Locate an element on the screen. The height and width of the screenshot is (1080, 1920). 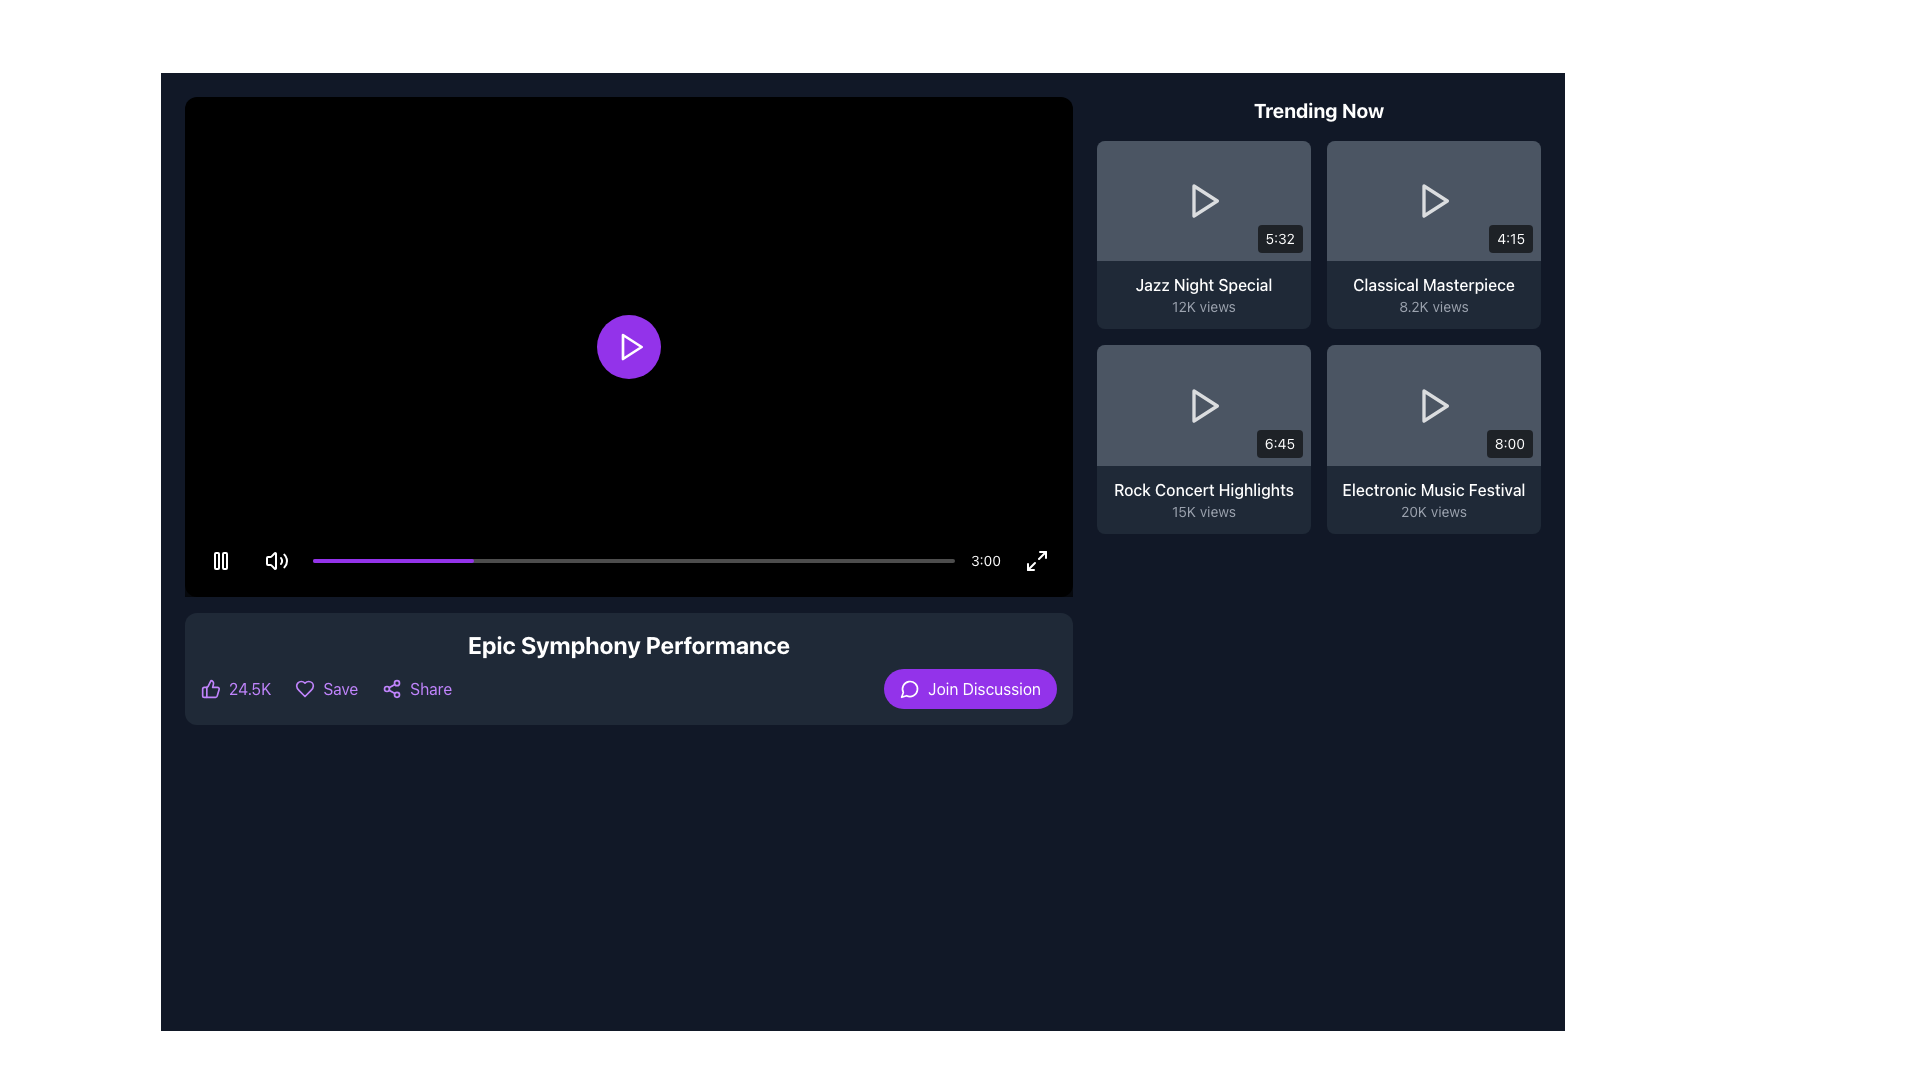
the central play icon within the circular button in the video player interface to play the video is located at coordinates (631, 345).